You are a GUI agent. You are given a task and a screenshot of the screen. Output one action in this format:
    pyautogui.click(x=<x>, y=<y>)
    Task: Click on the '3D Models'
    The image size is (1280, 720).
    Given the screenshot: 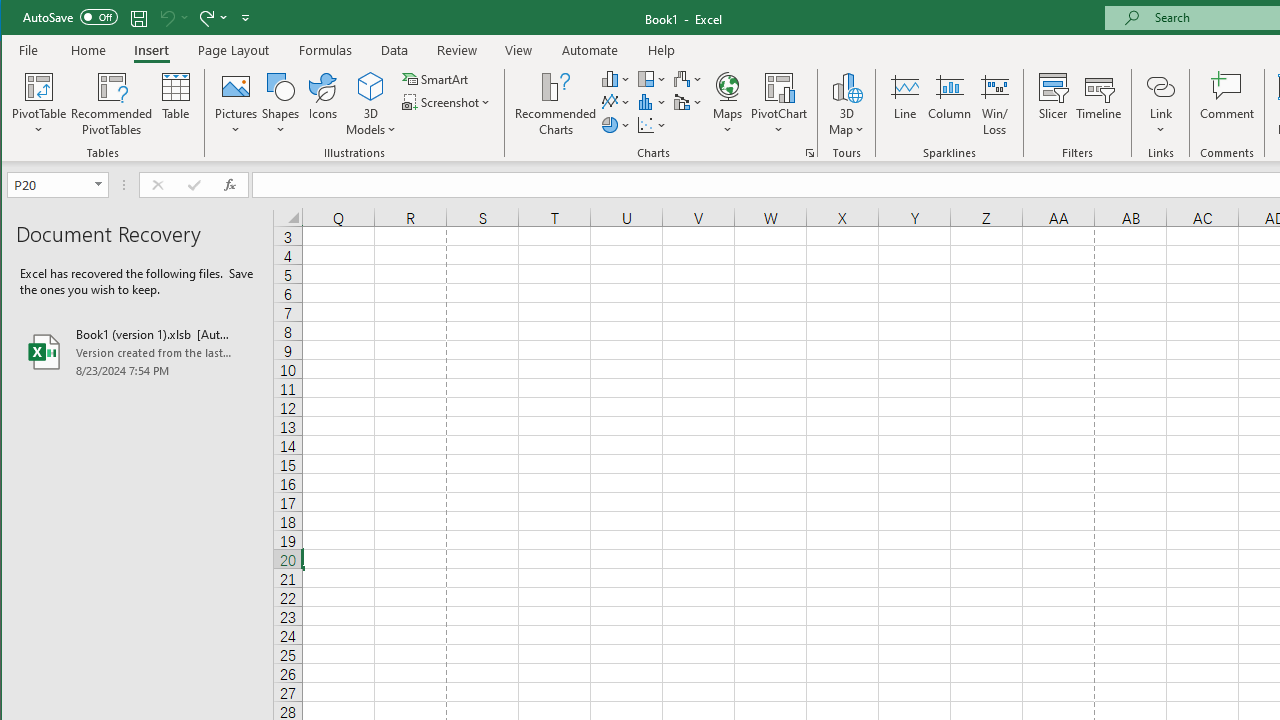 What is the action you would take?
    pyautogui.click(x=371, y=104)
    